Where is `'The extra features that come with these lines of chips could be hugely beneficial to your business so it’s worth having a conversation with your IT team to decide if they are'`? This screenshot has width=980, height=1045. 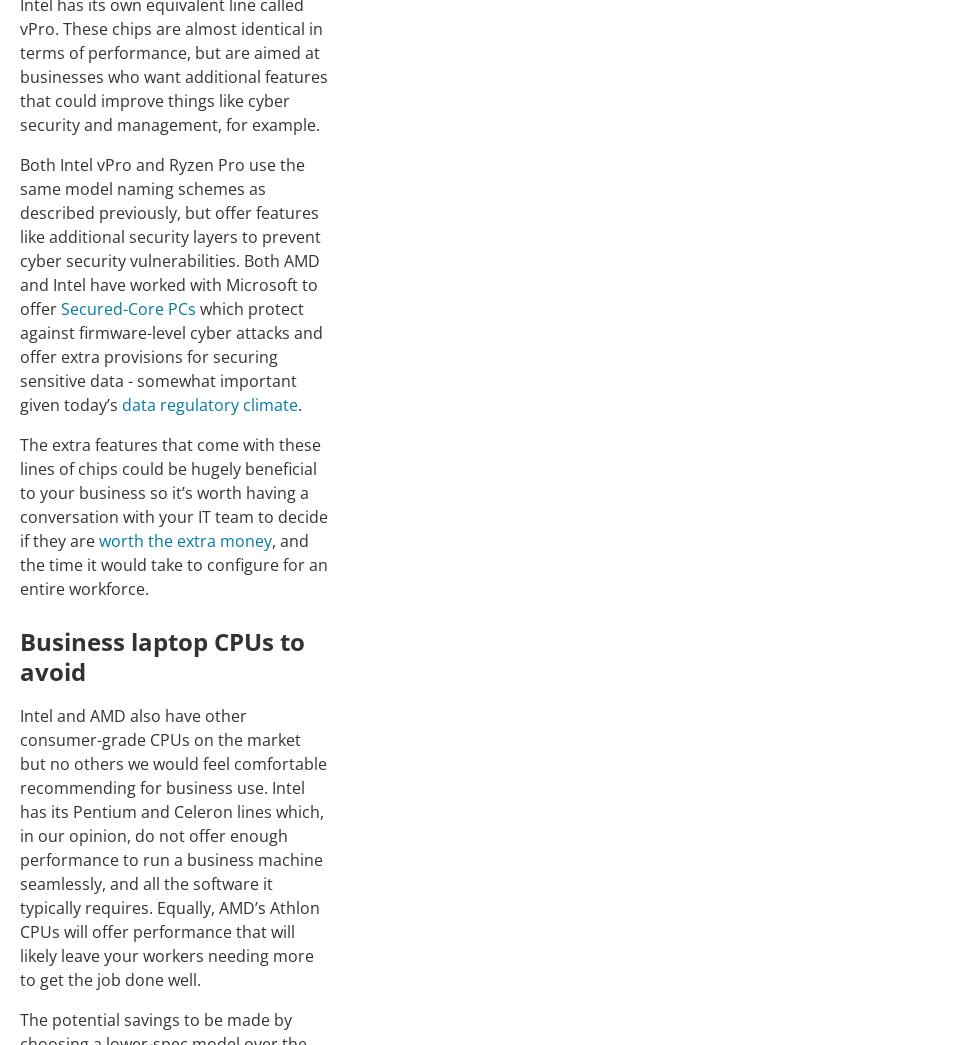 'The extra features that come with these lines of chips could be hugely beneficial to your business so it’s worth having a conversation with your IT team to decide if they are' is located at coordinates (174, 490).